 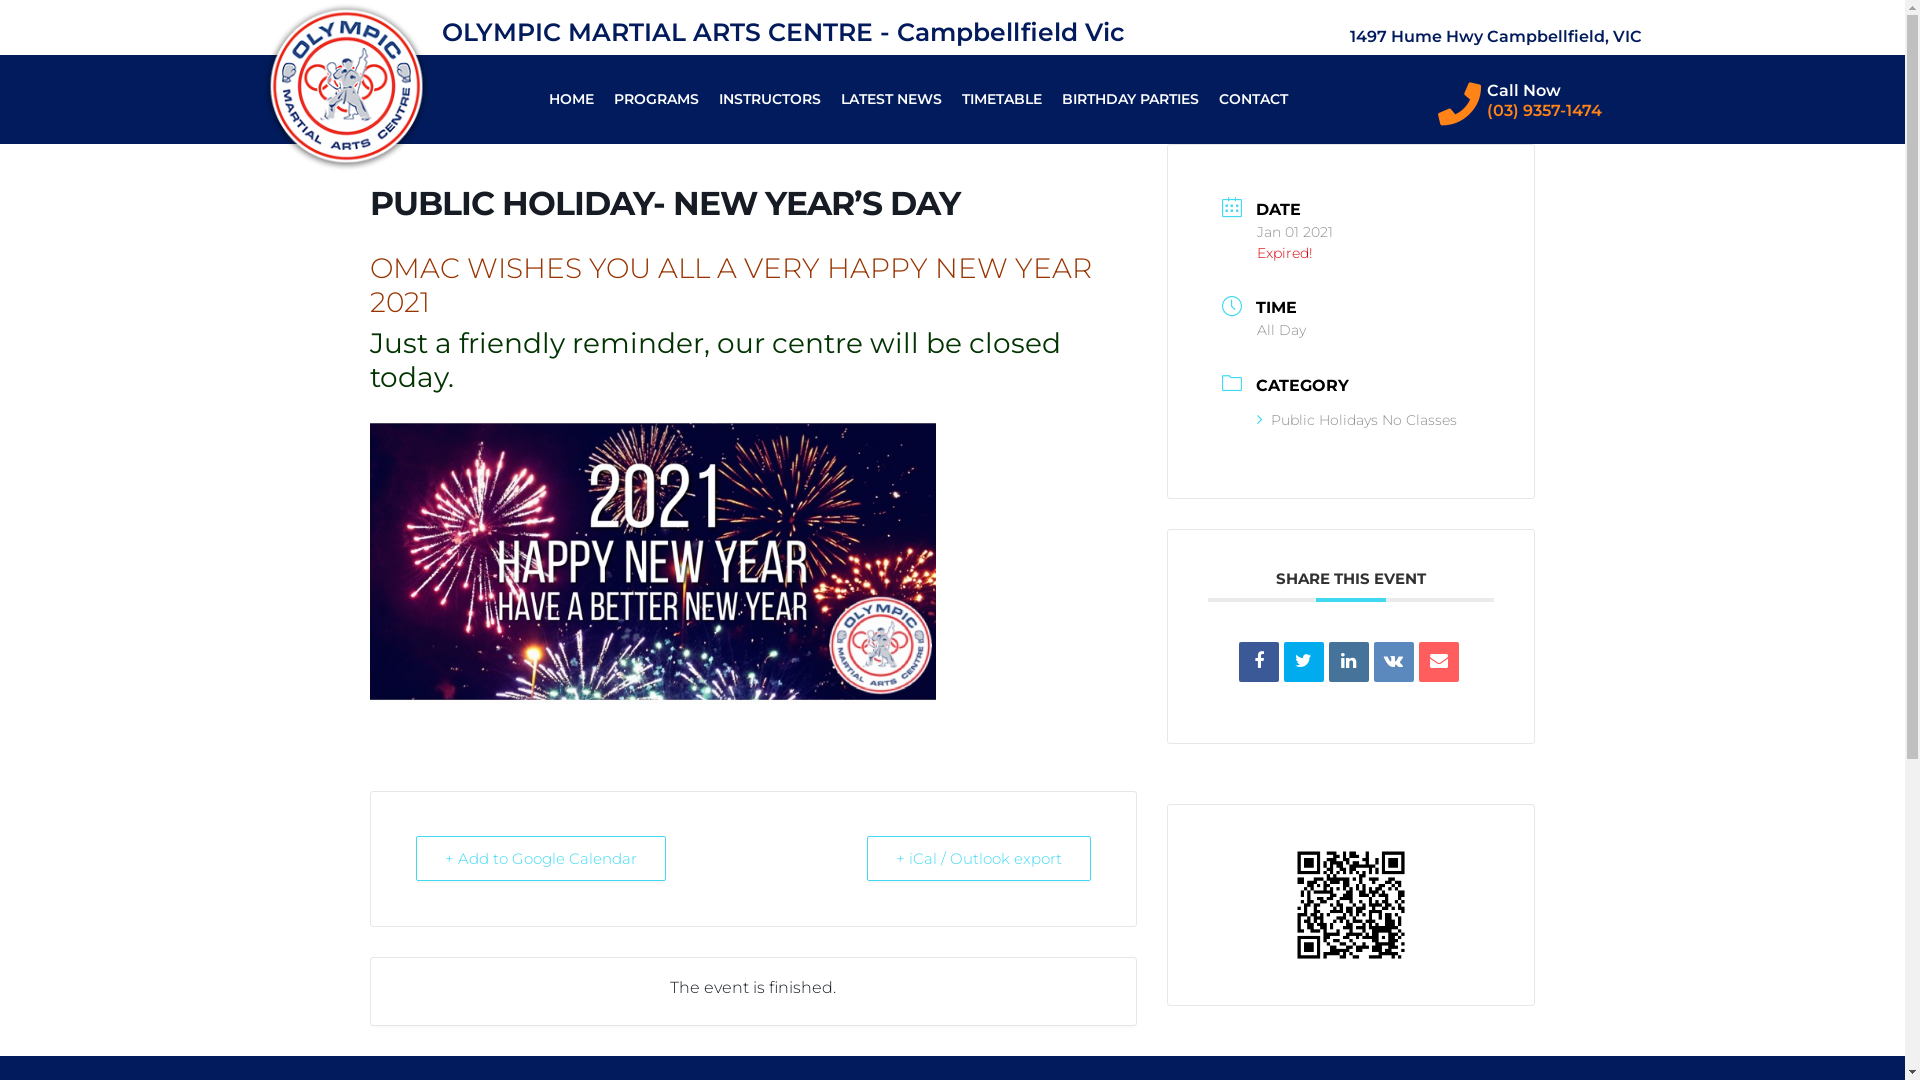 What do you see at coordinates (1208, 99) in the screenshot?
I see `'CONTACT'` at bounding box center [1208, 99].